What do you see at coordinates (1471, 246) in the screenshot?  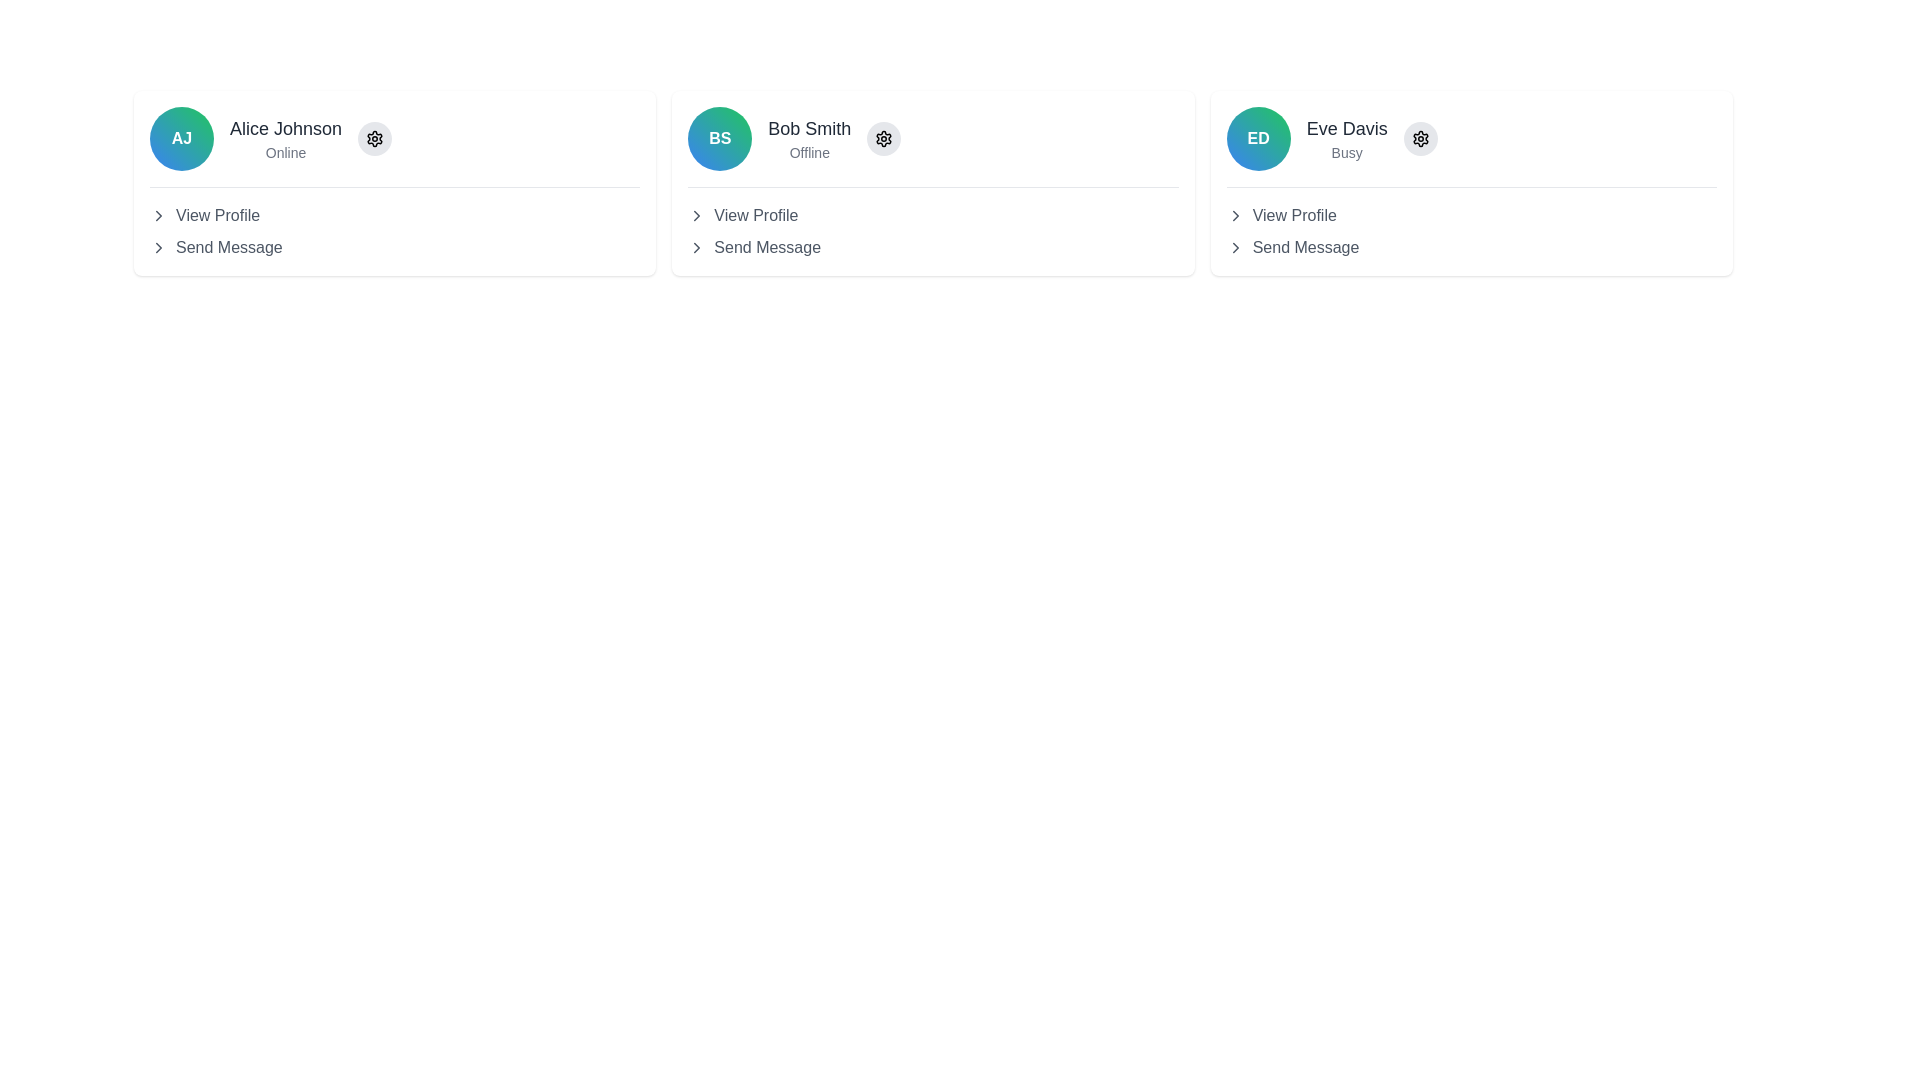 I see `the button located at the bottom of the card for 'Eve Davis' to send a message` at bounding box center [1471, 246].